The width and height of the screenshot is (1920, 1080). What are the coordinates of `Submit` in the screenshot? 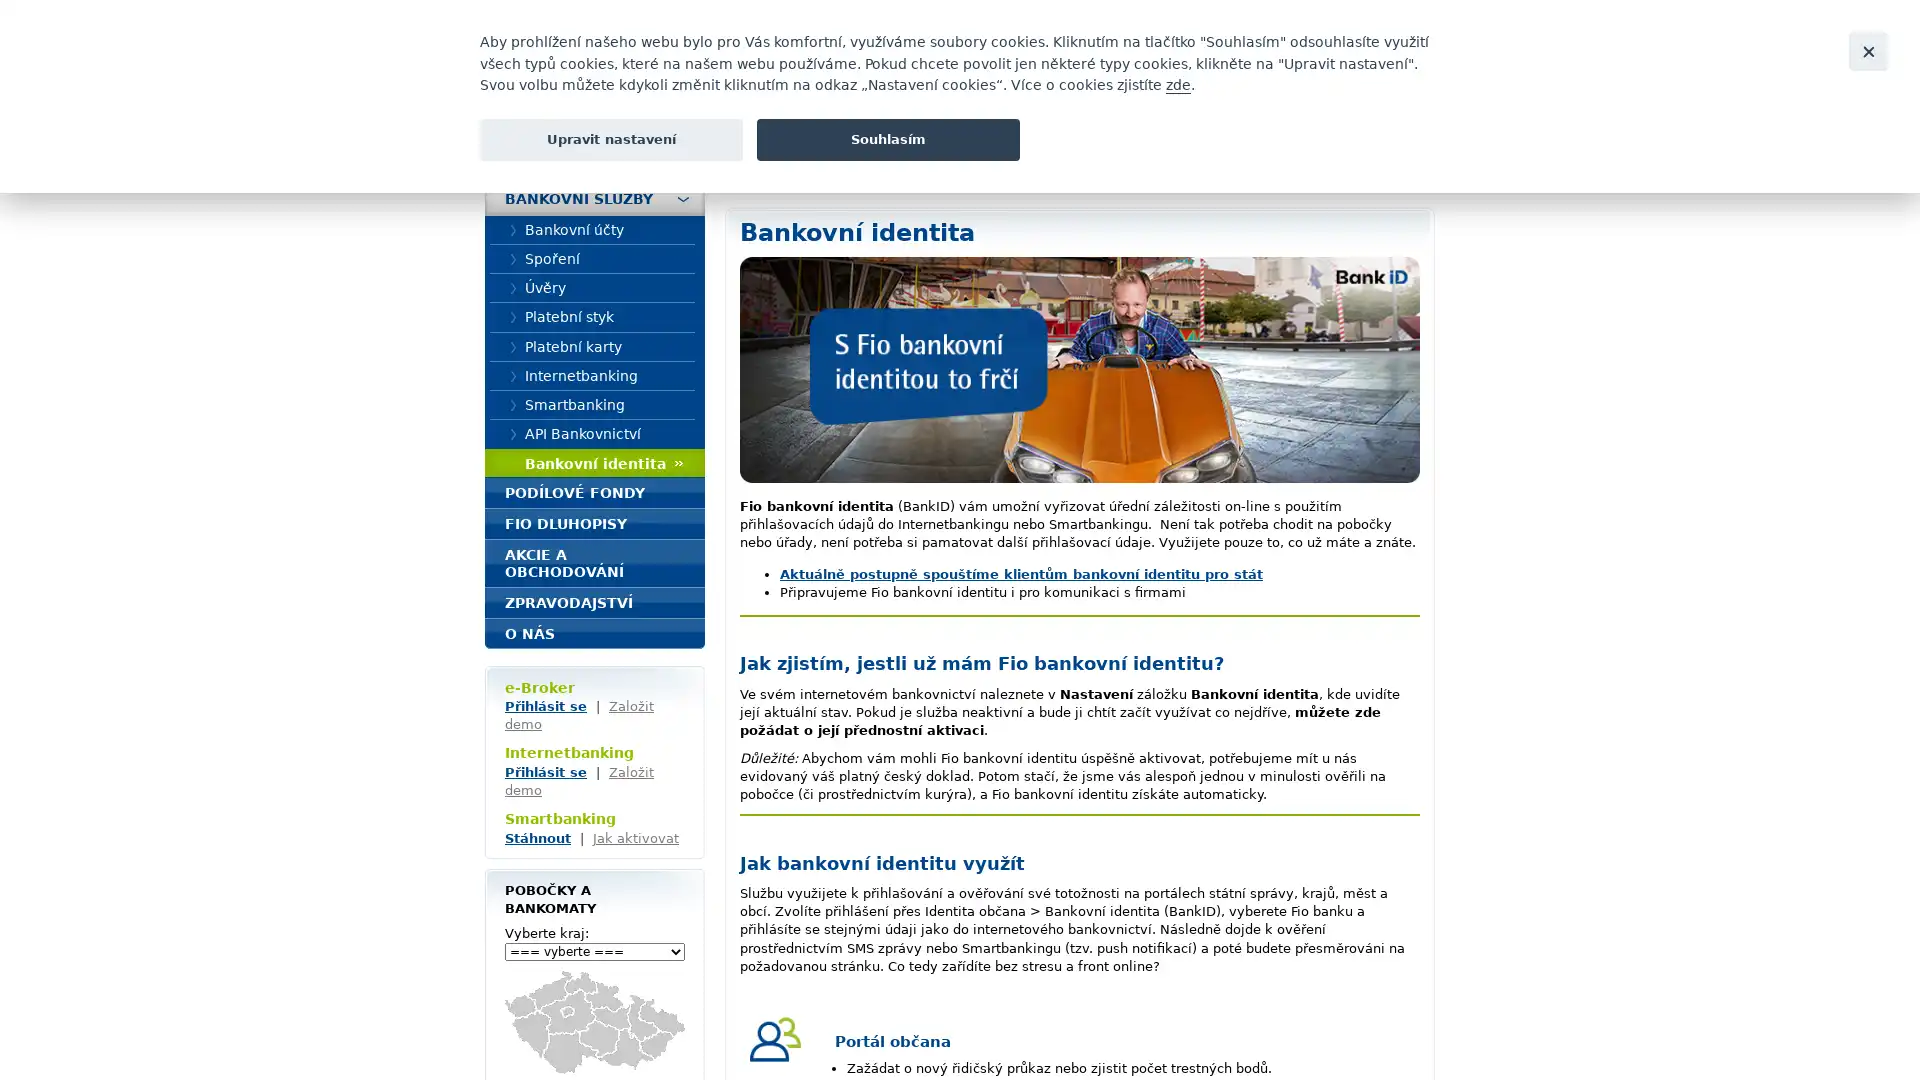 It's located at (1419, 92).